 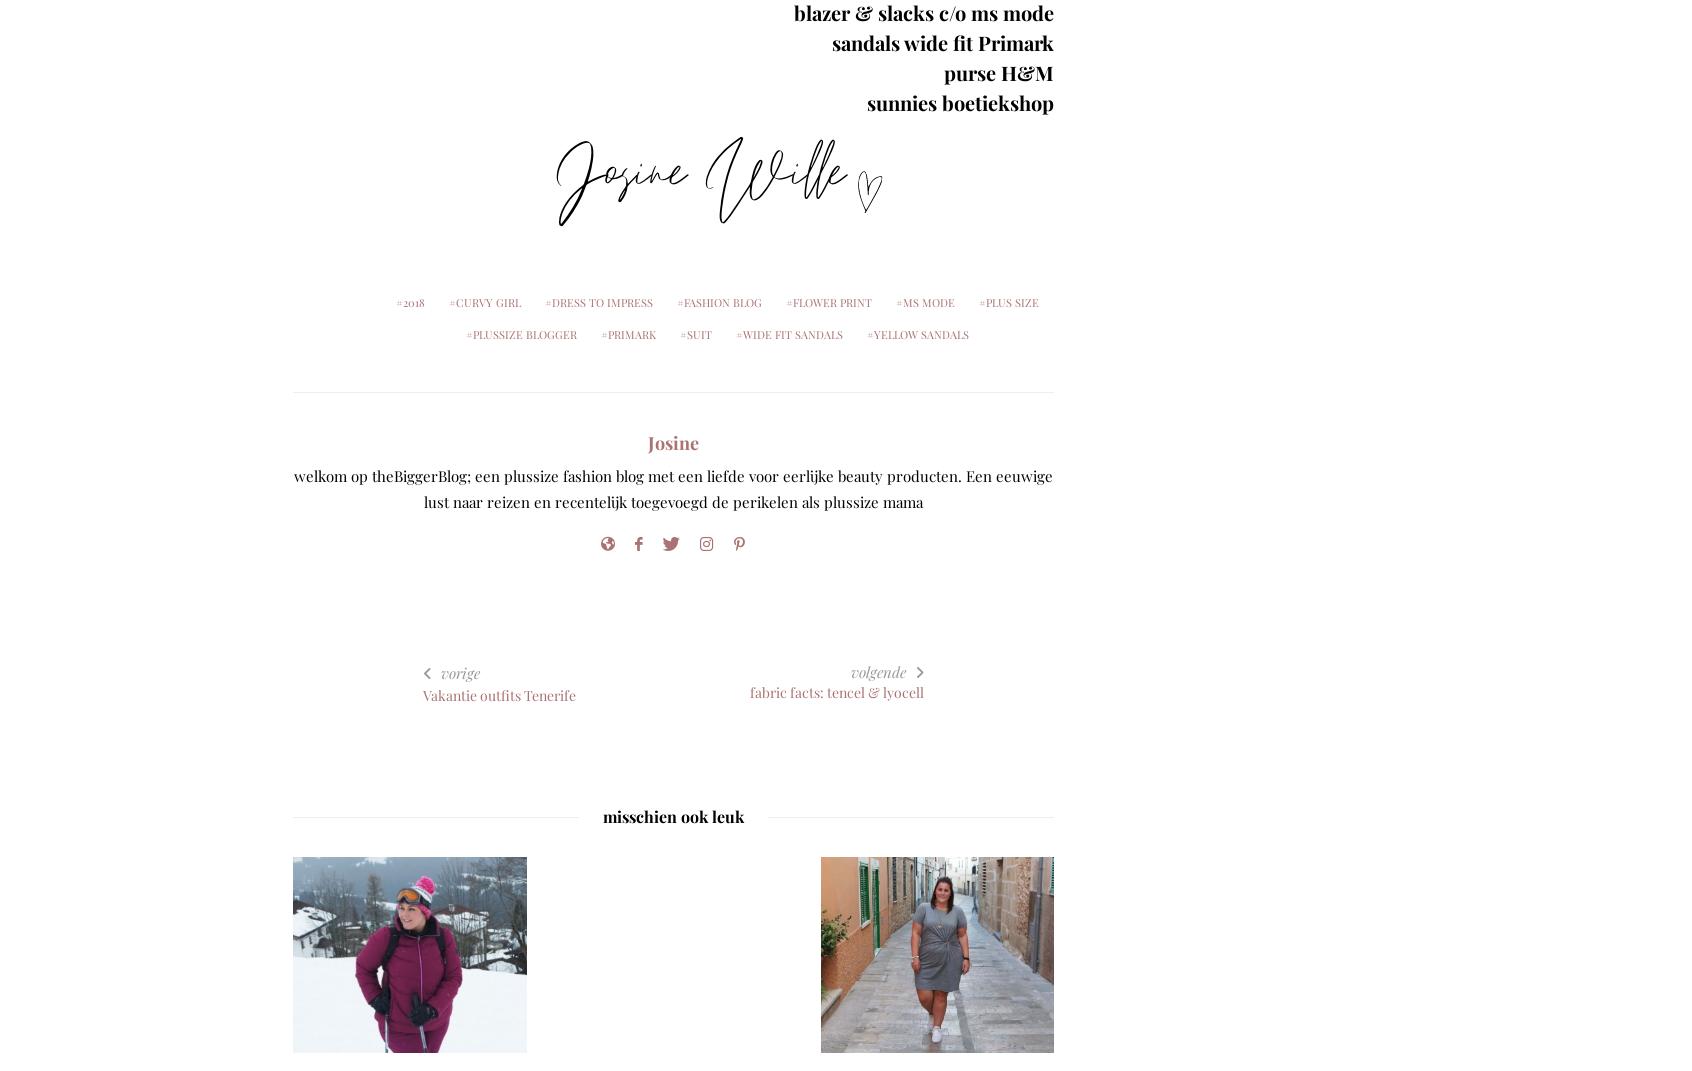 What do you see at coordinates (928, 302) in the screenshot?
I see `'MS Mode'` at bounding box center [928, 302].